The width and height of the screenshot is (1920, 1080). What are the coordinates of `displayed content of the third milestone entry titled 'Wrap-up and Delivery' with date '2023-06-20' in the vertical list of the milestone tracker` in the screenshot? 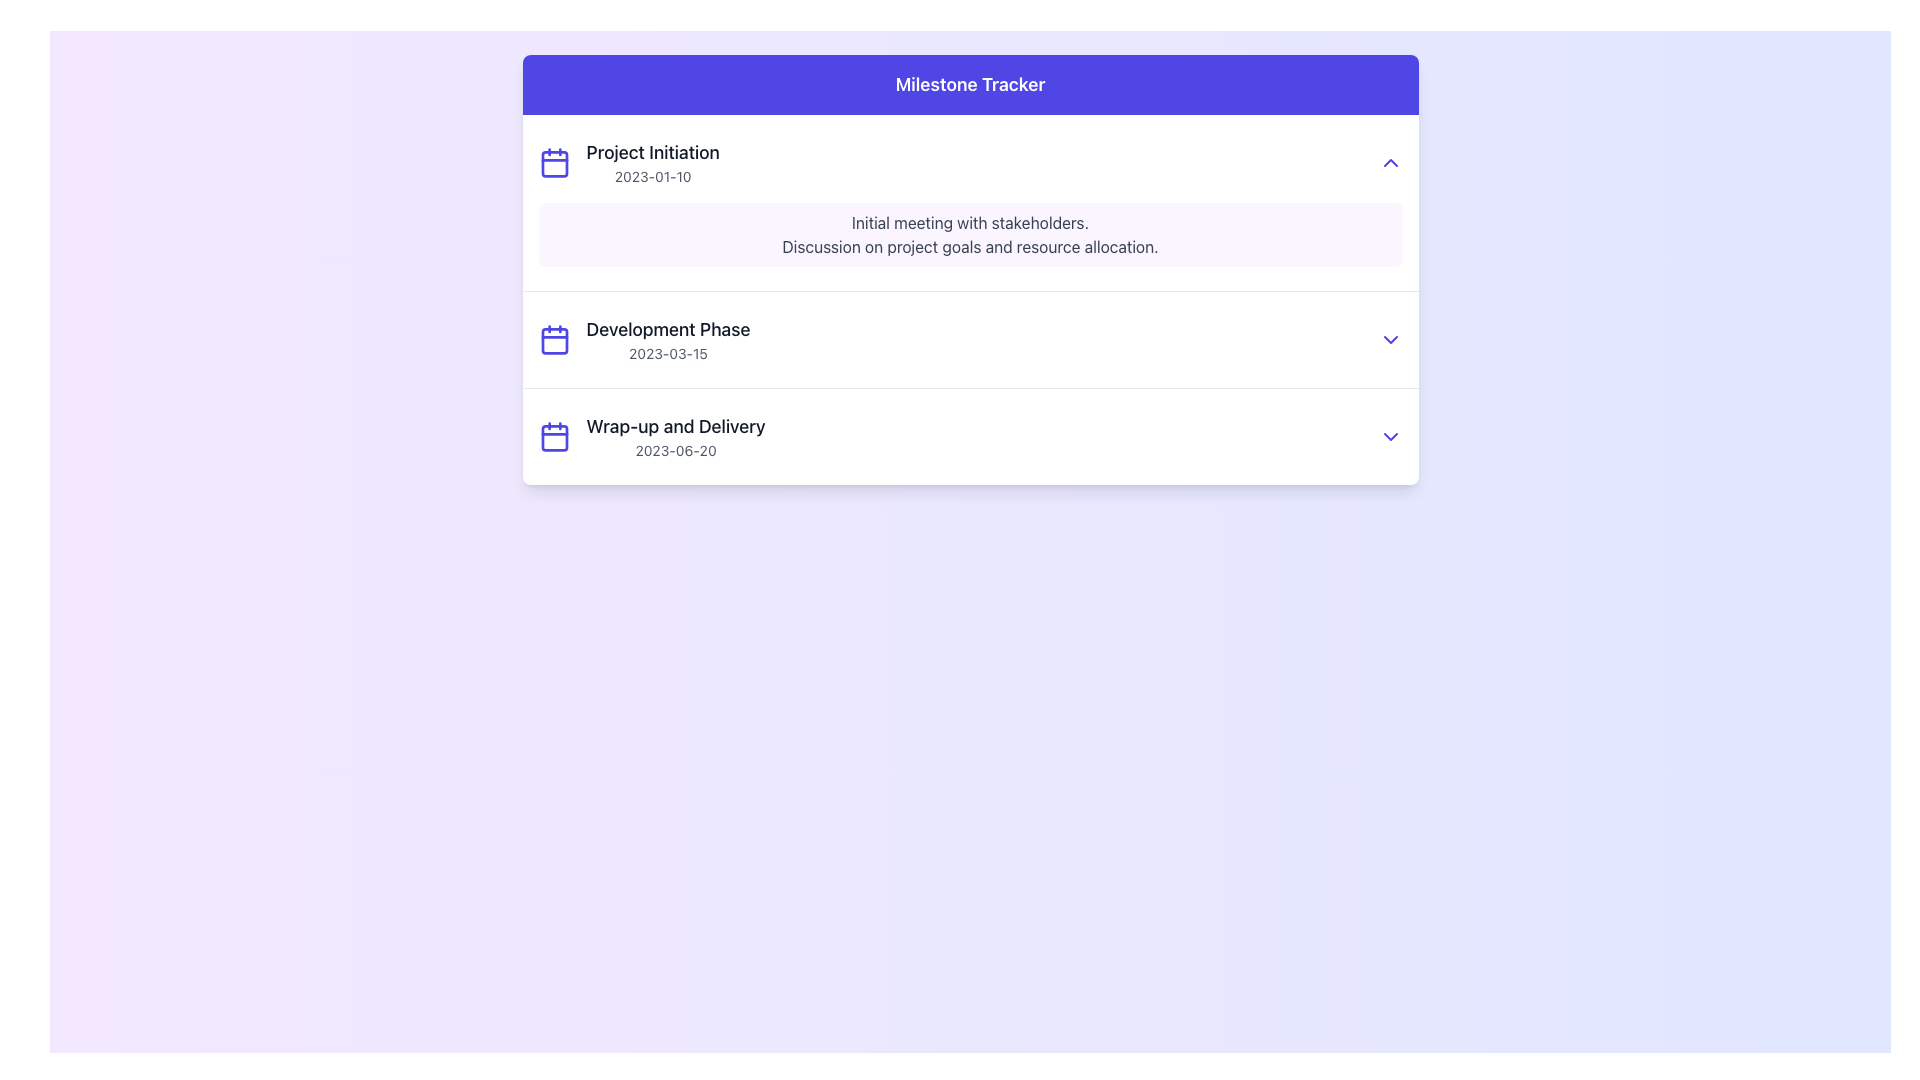 It's located at (970, 435).